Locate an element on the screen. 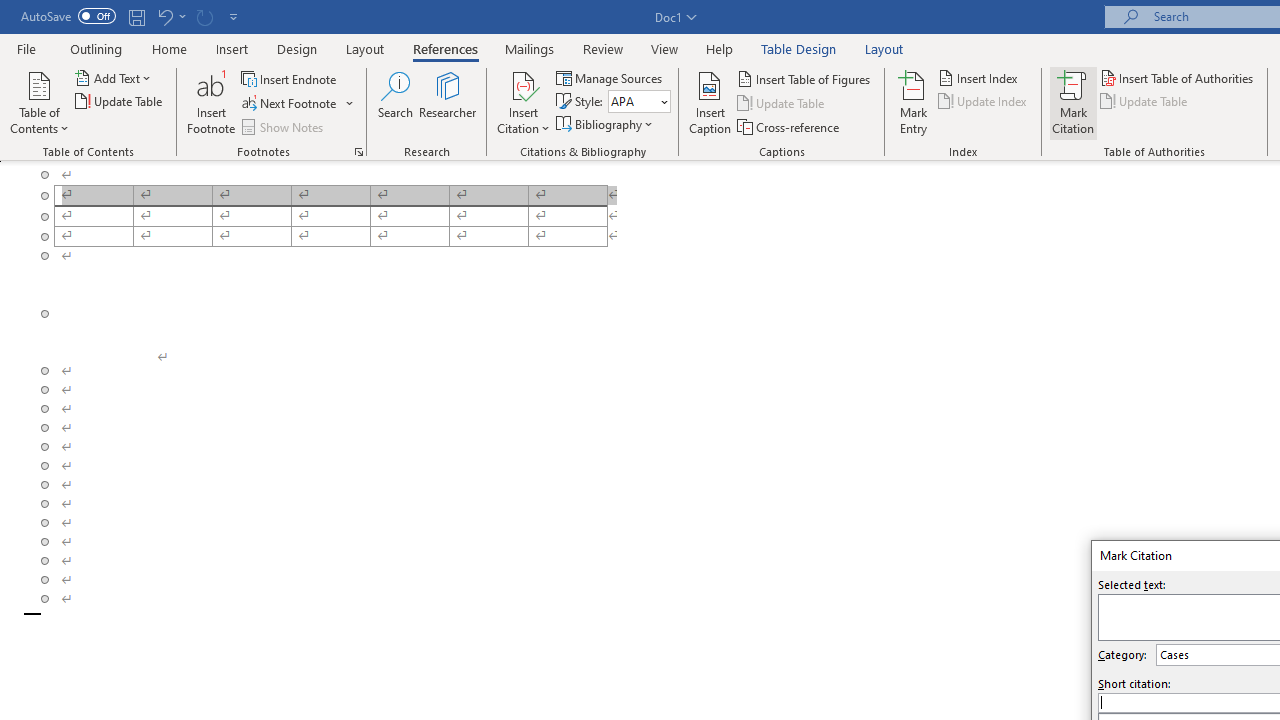 The height and width of the screenshot is (720, 1280). 'Insert Citation' is located at coordinates (524, 103).